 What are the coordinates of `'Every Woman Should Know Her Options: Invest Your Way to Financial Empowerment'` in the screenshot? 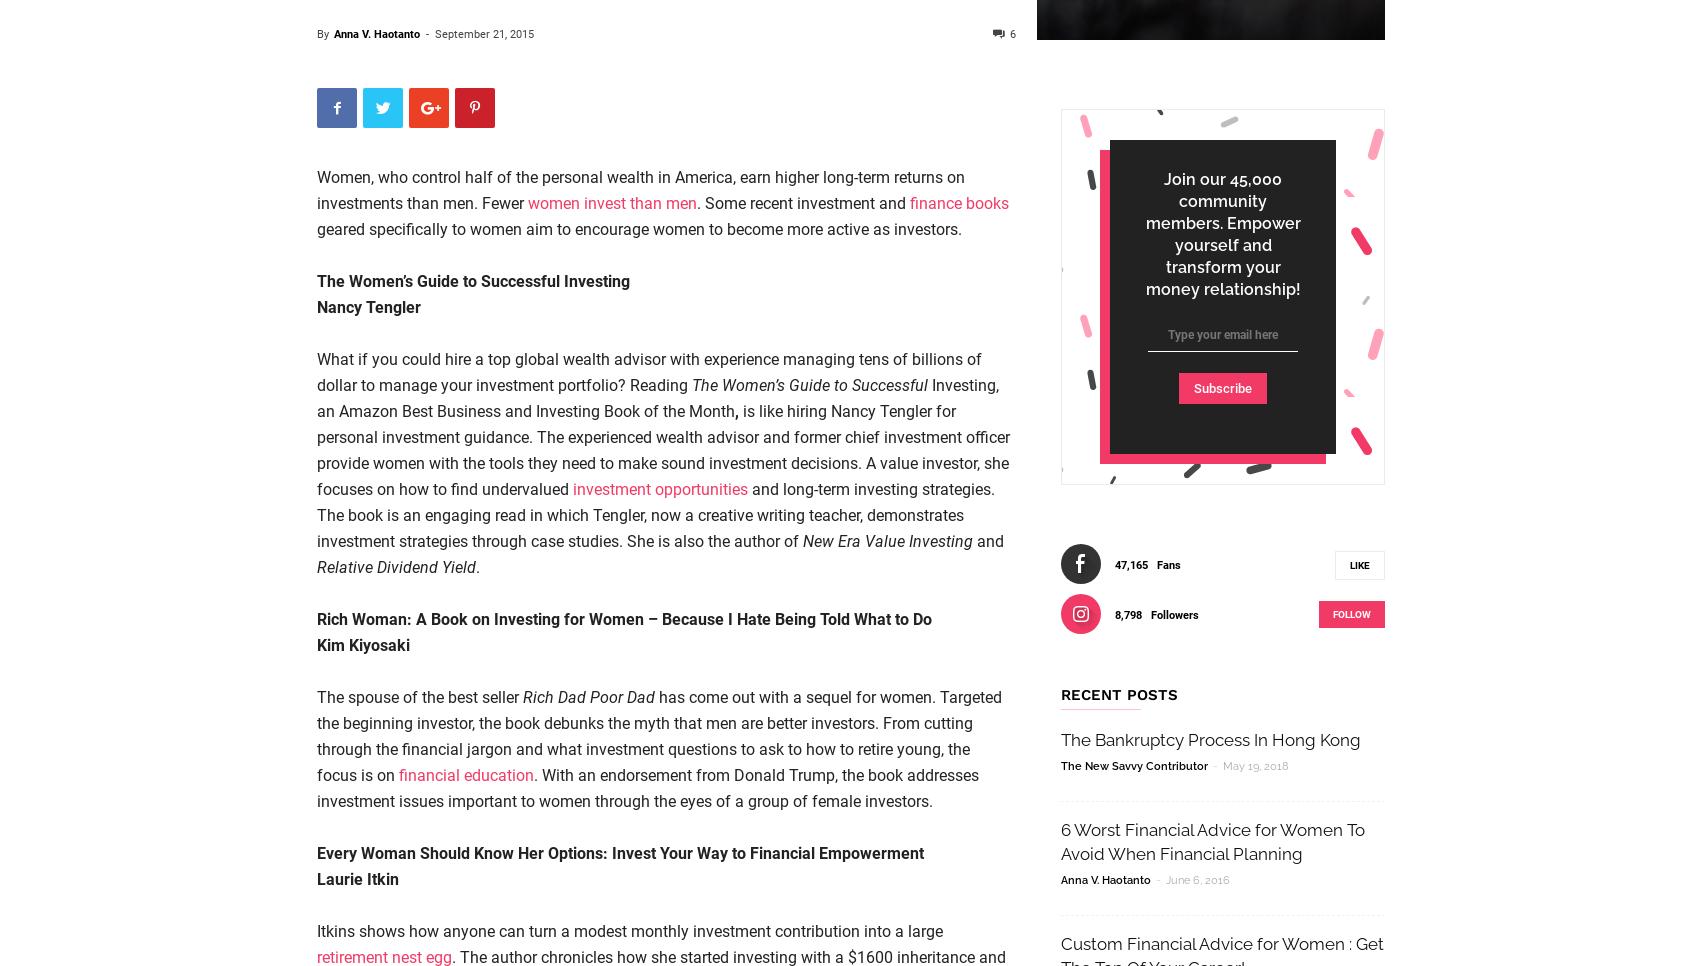 It's located at (317, 852).